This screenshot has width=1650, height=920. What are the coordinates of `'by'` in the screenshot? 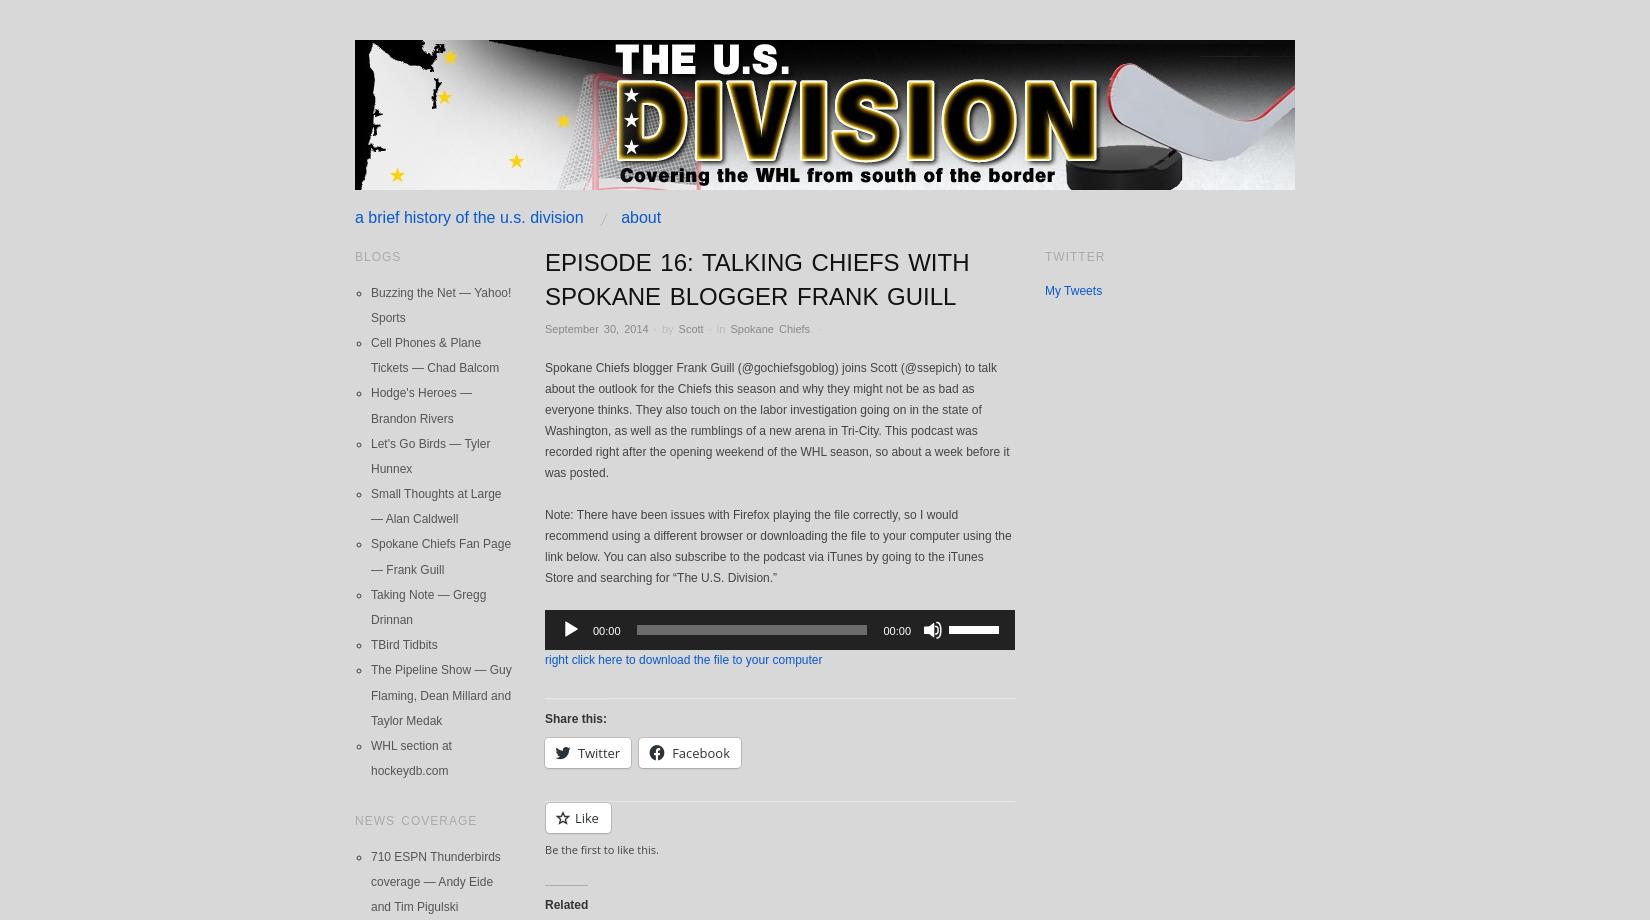 It's located at (659, 328).